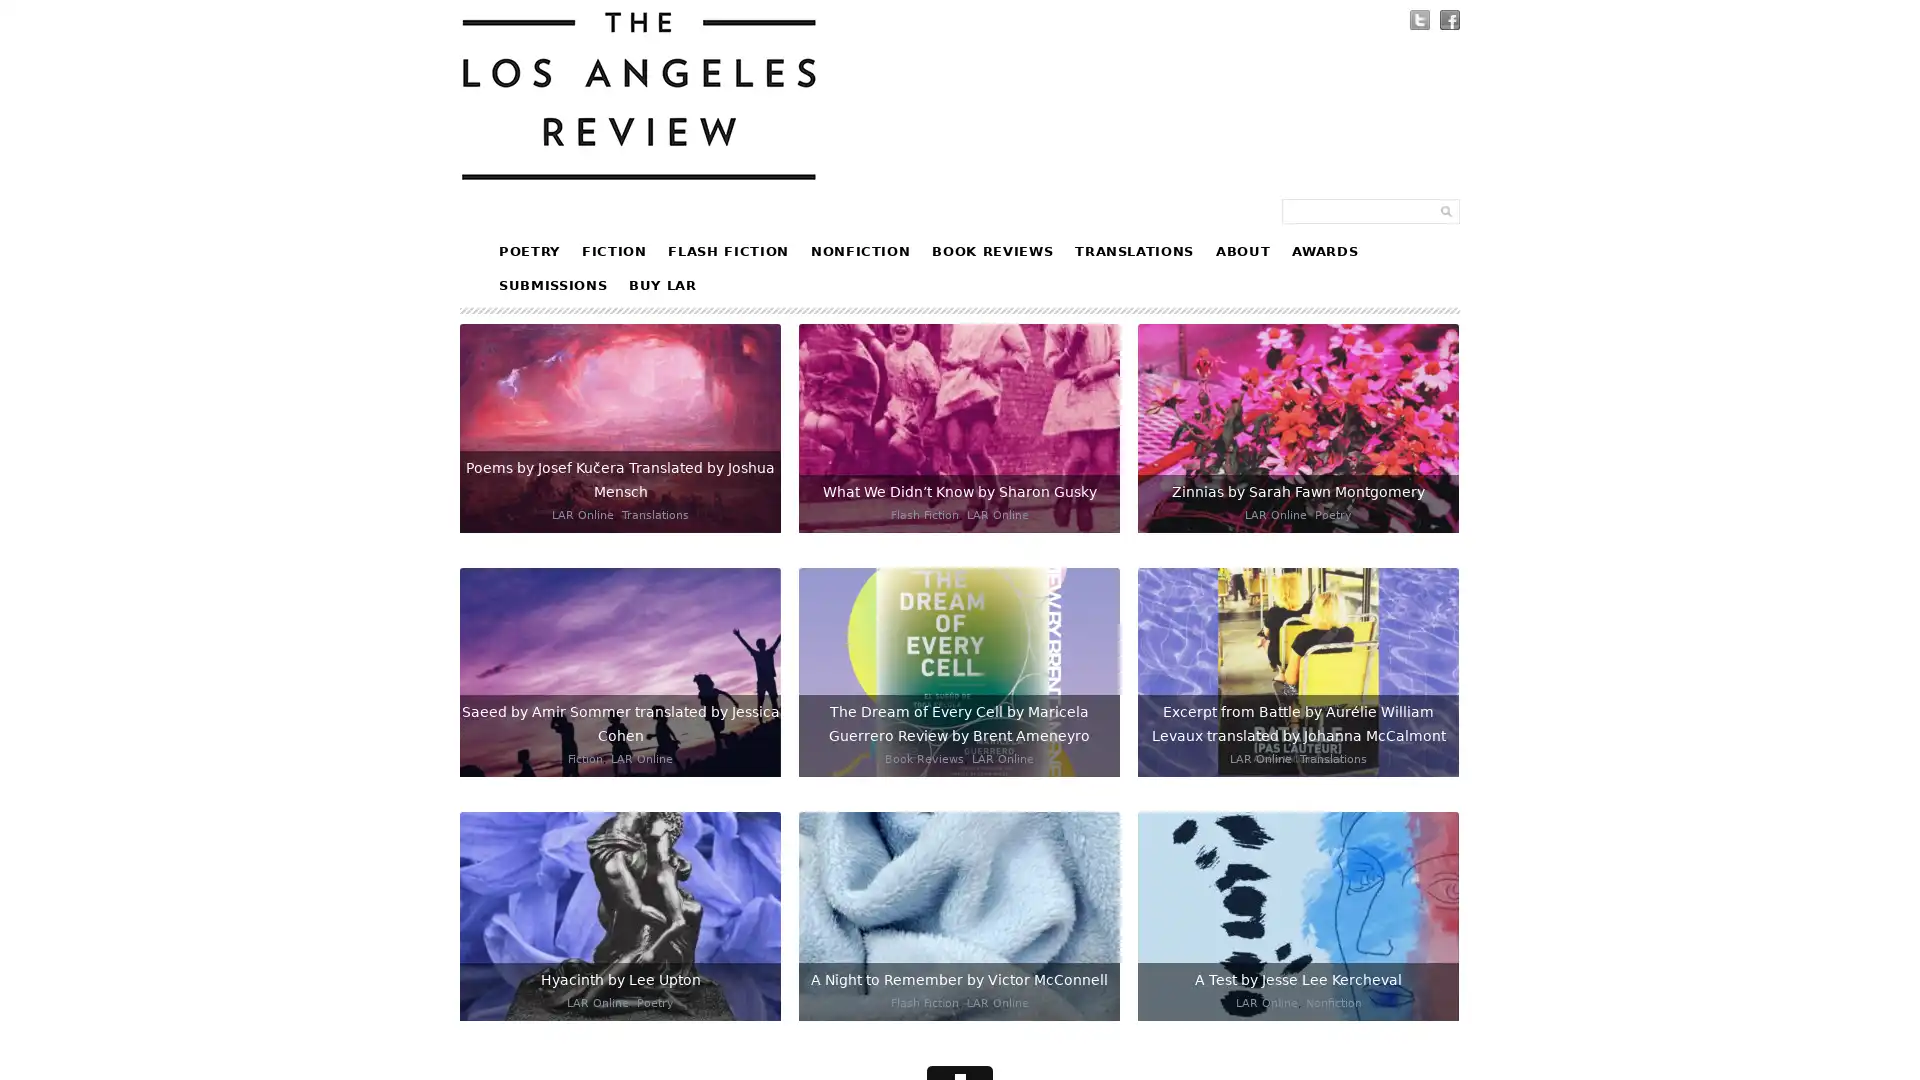  Describe the element at coordinates (1446, 211) in the screenshot. I see `Submit Form` at that location.